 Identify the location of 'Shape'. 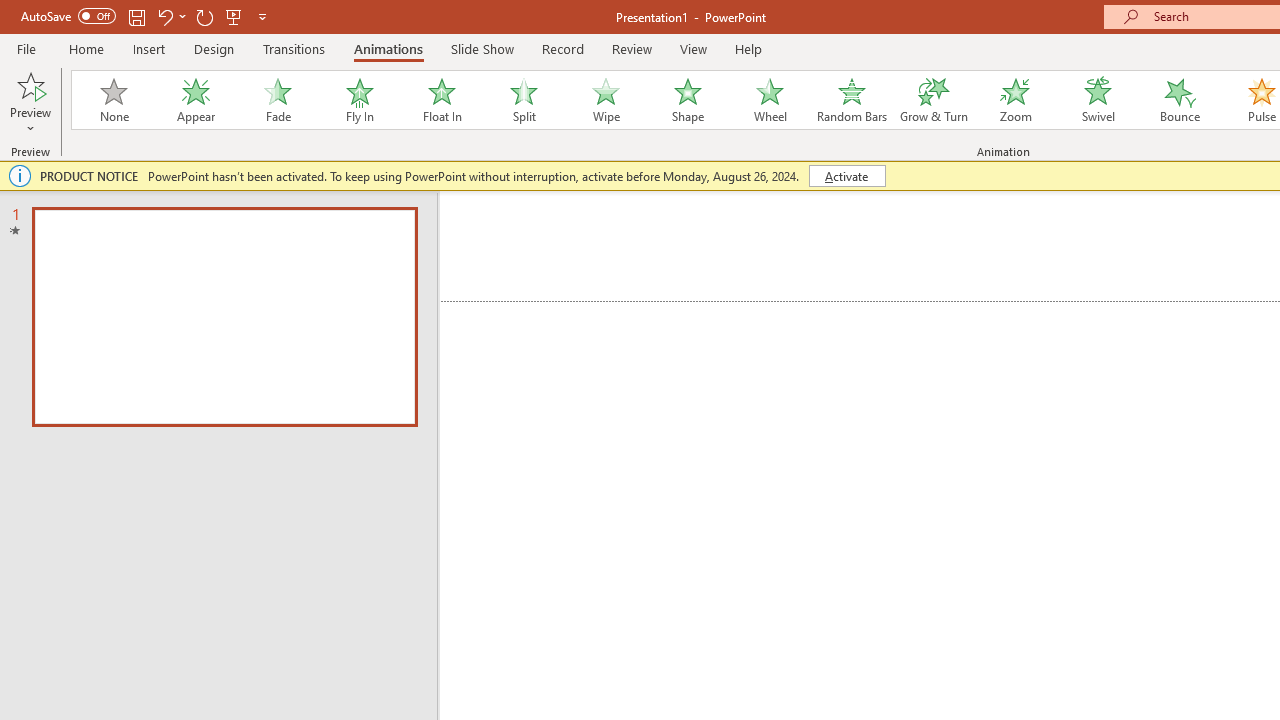
(688, 100).